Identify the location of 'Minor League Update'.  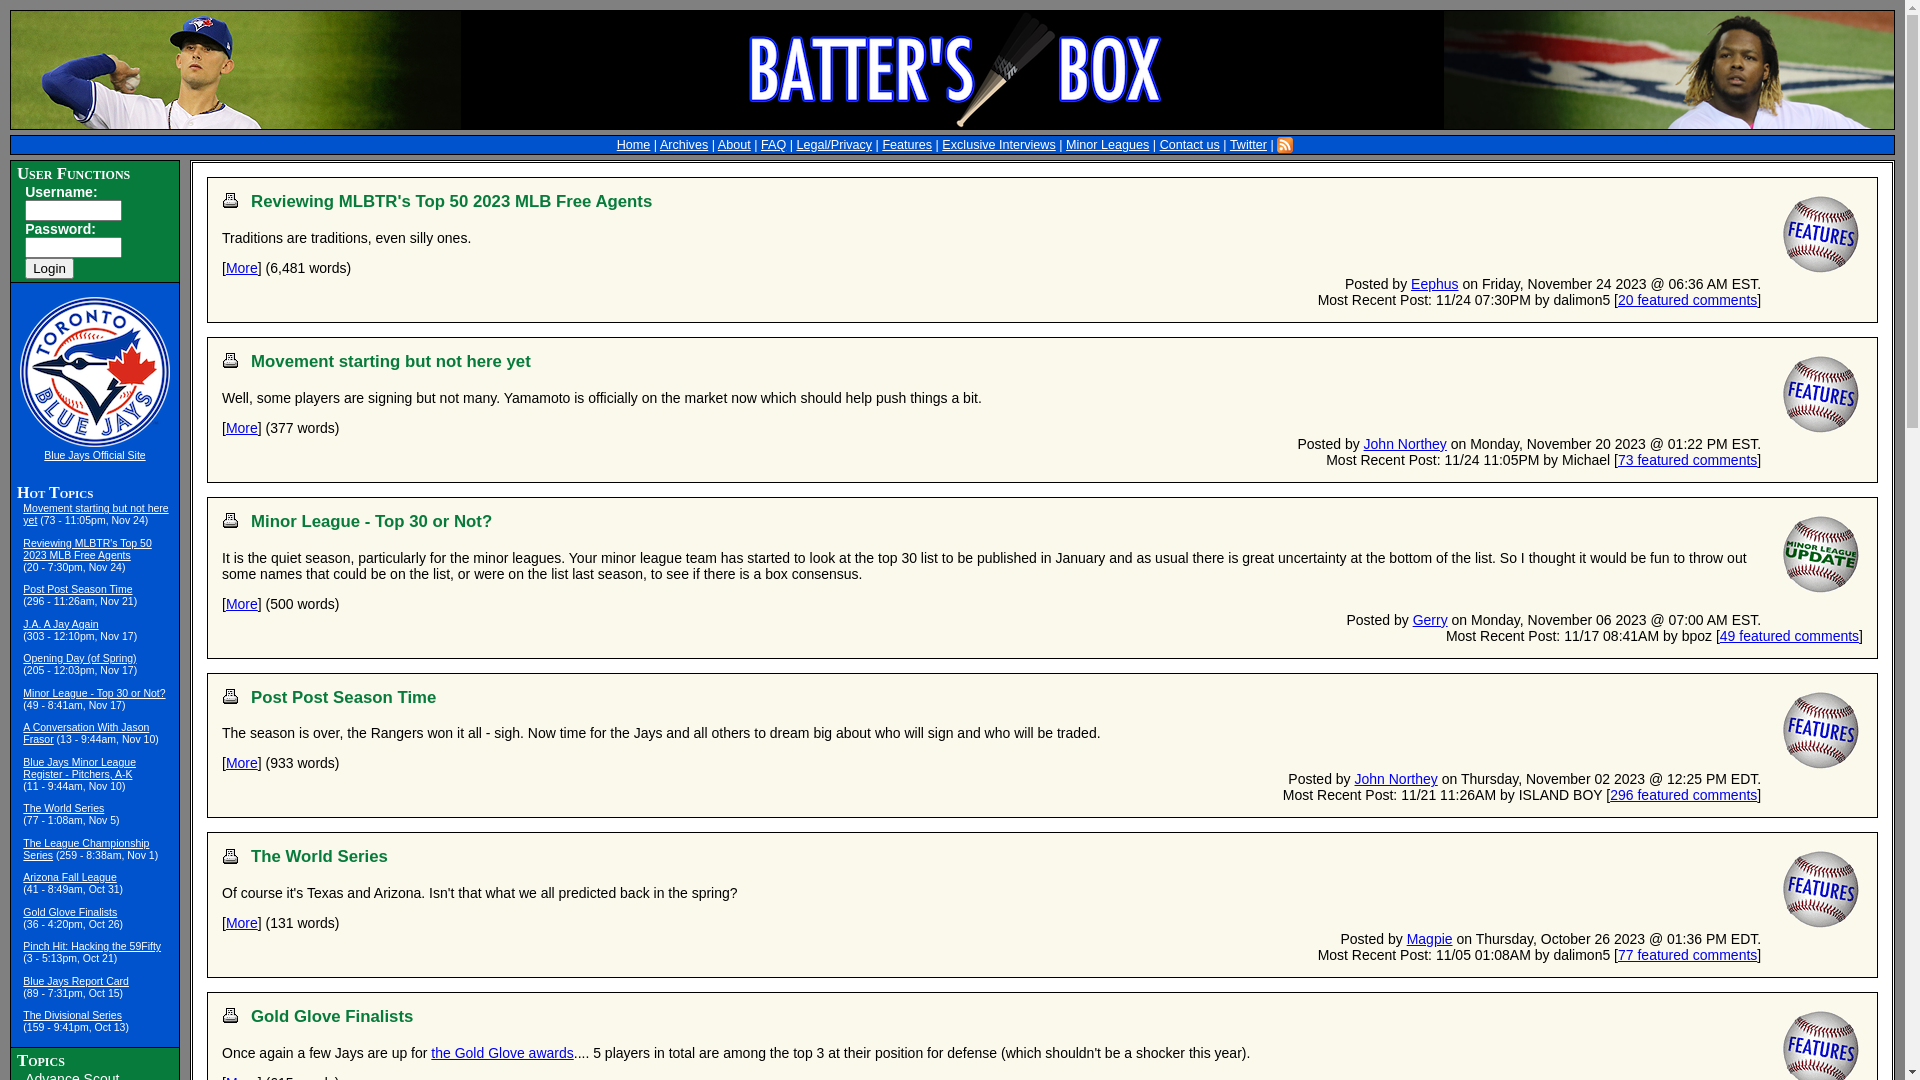
(1777, 554).